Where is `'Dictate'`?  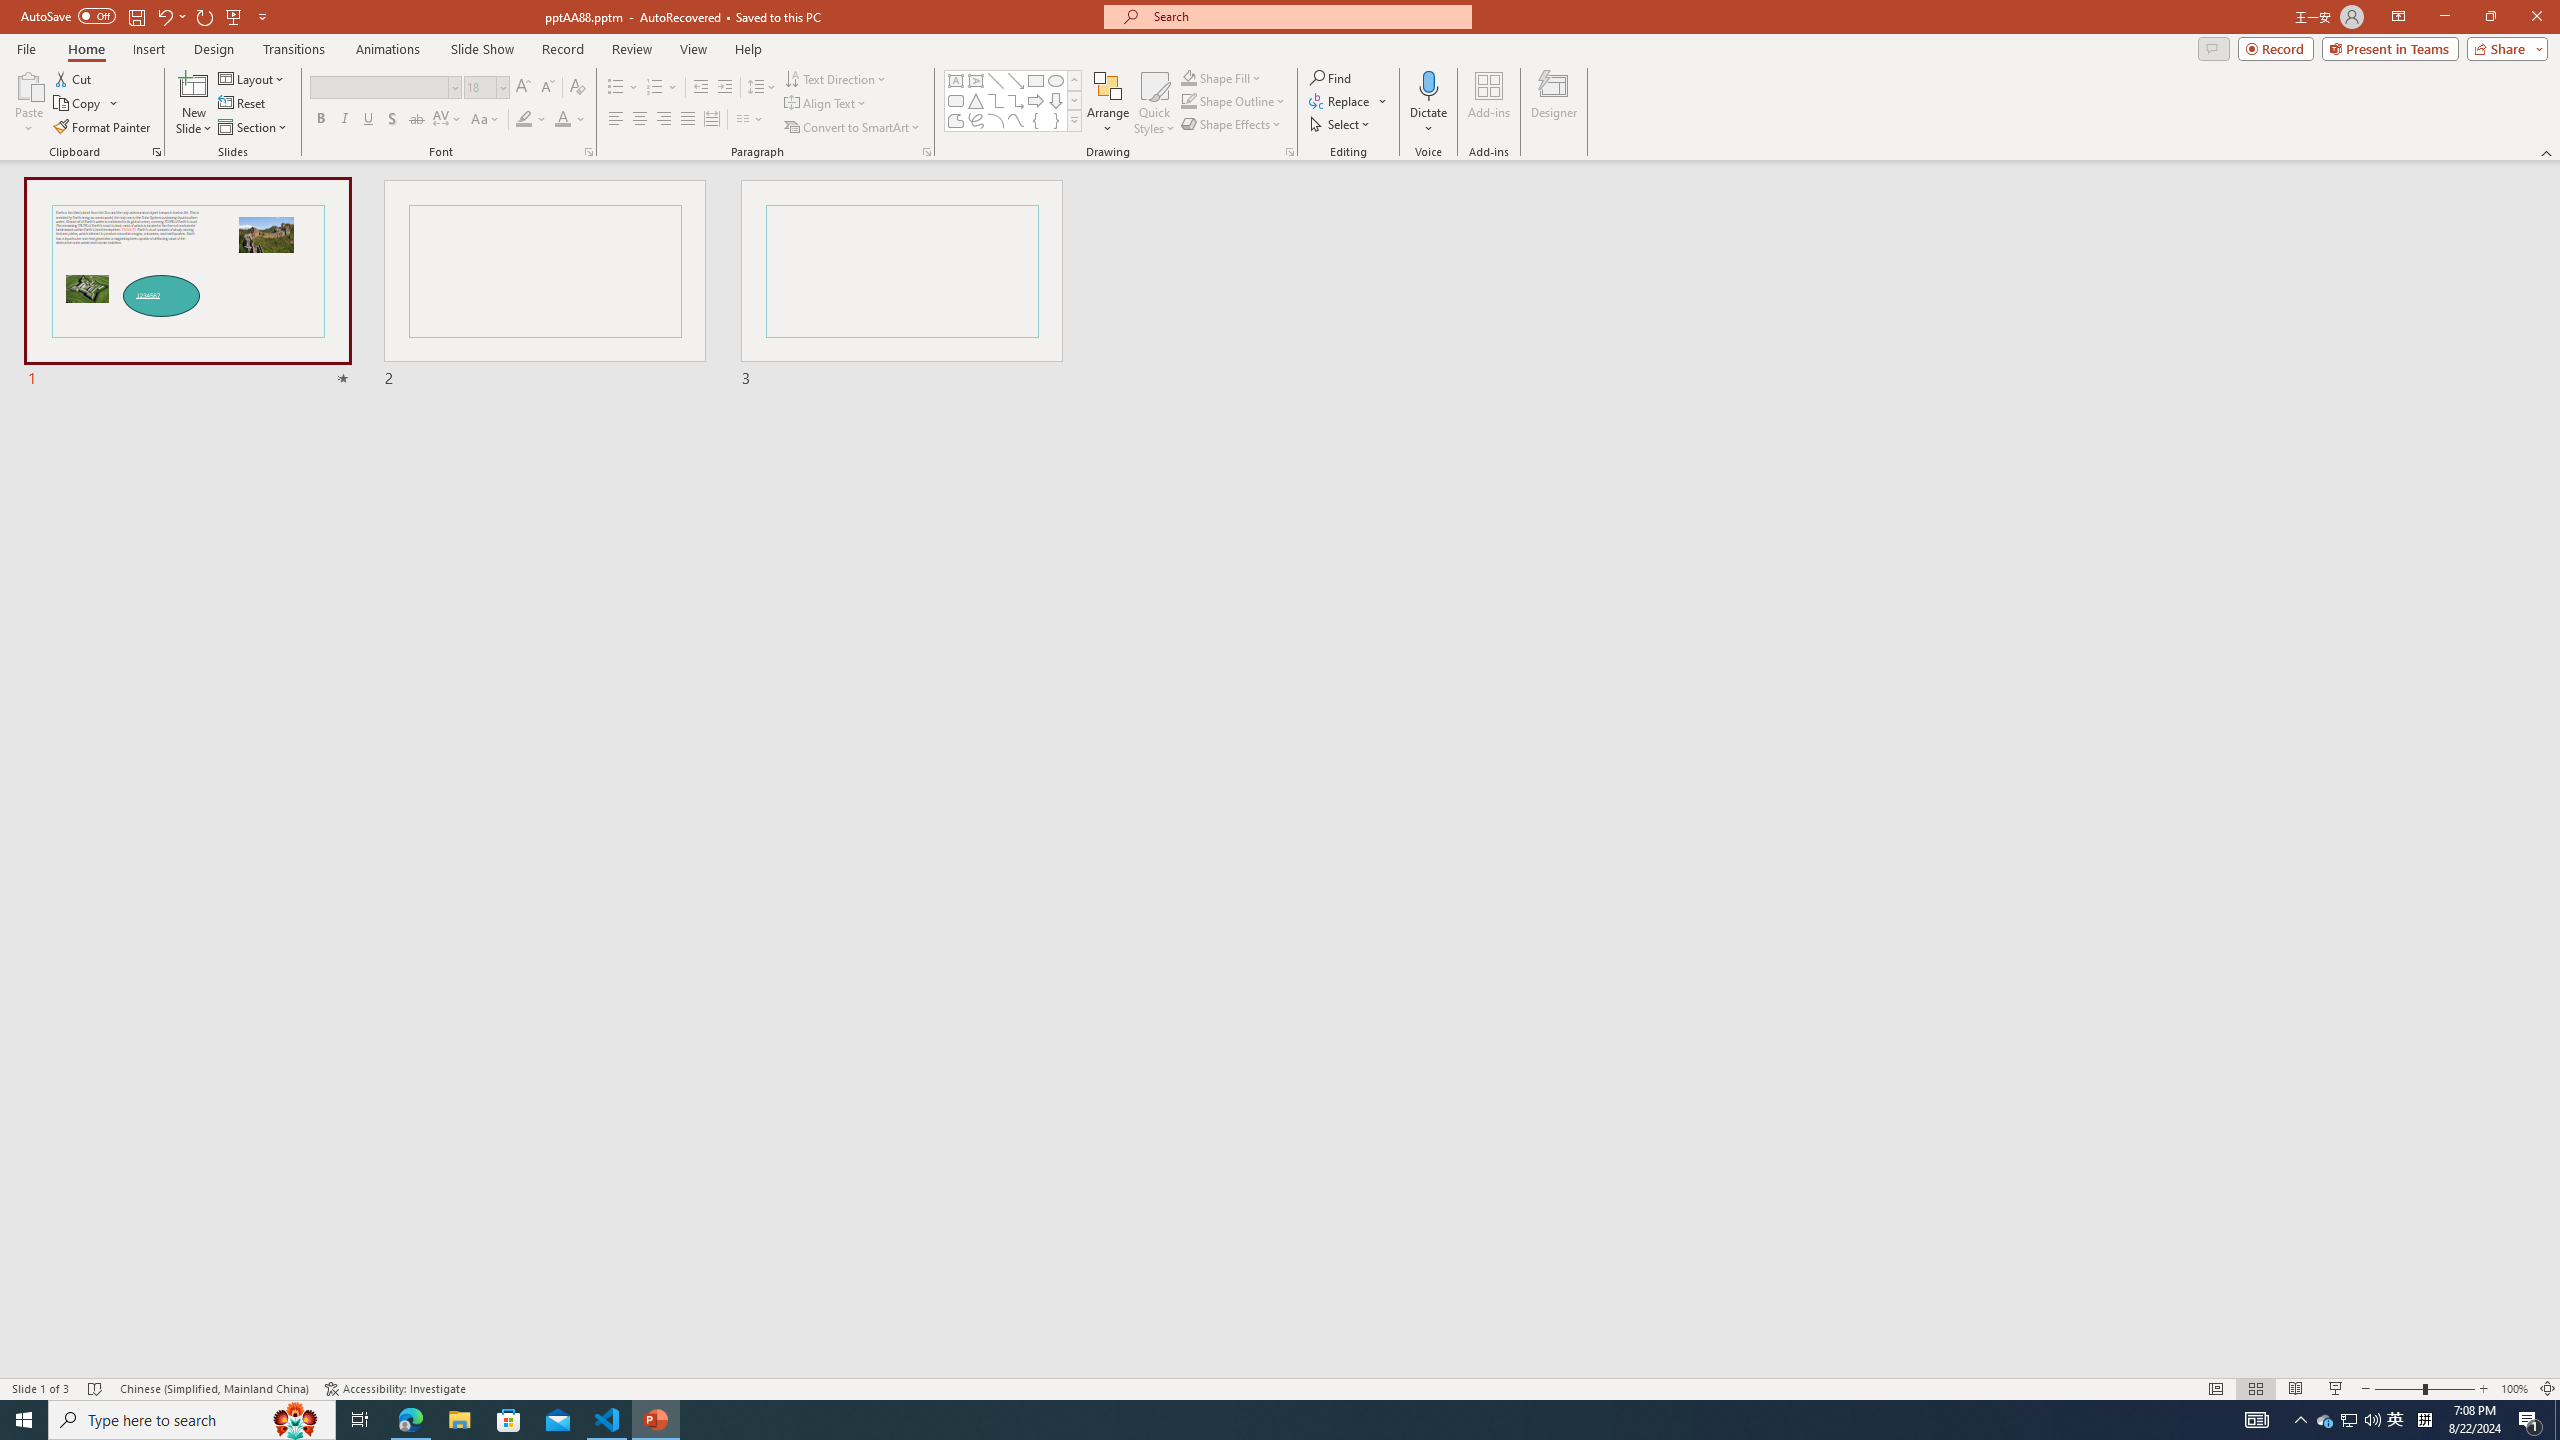
'Dictate' is located at coordinates (1427, 84).